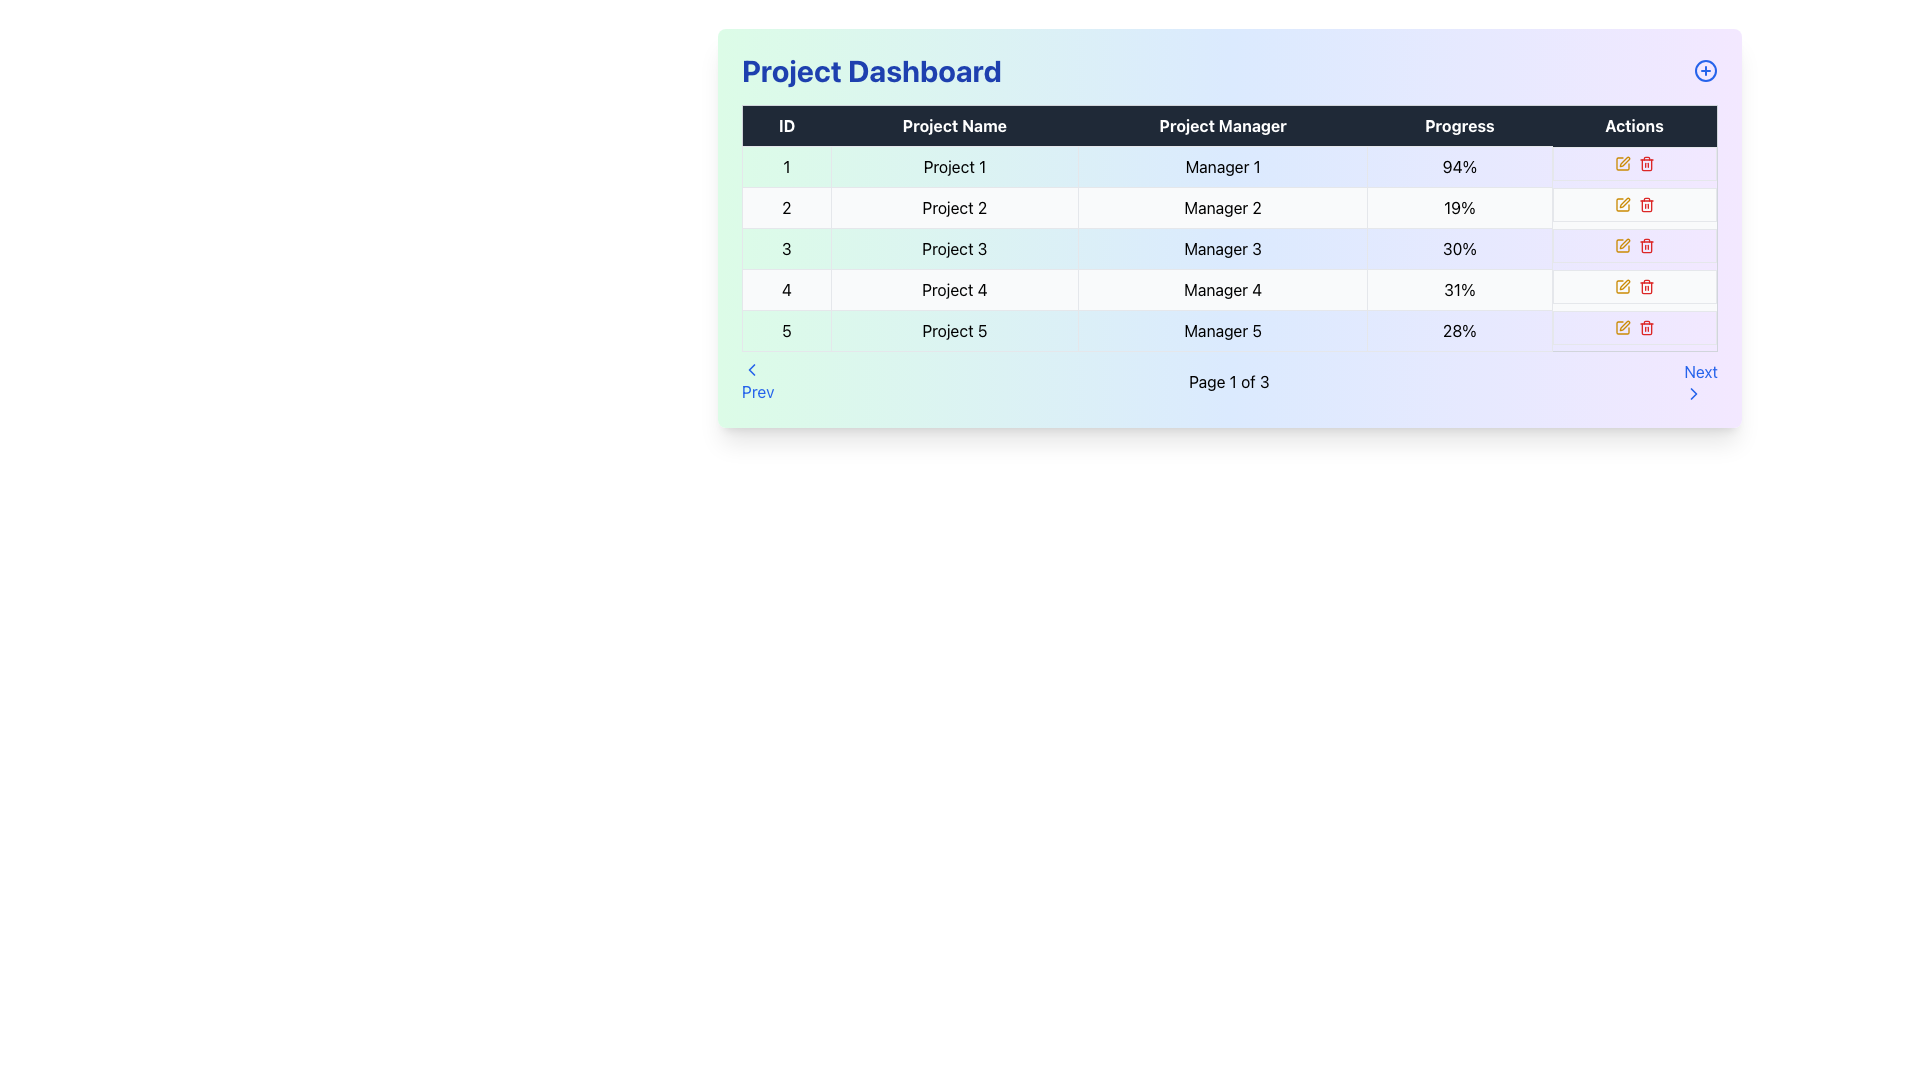 This screenshot has width=1920, height=1080. I want to click on the static text displaying the progress percentage (94%) in the fourth column of the first row of the table, which represents the current completion level of the project, so click(1459, 165).